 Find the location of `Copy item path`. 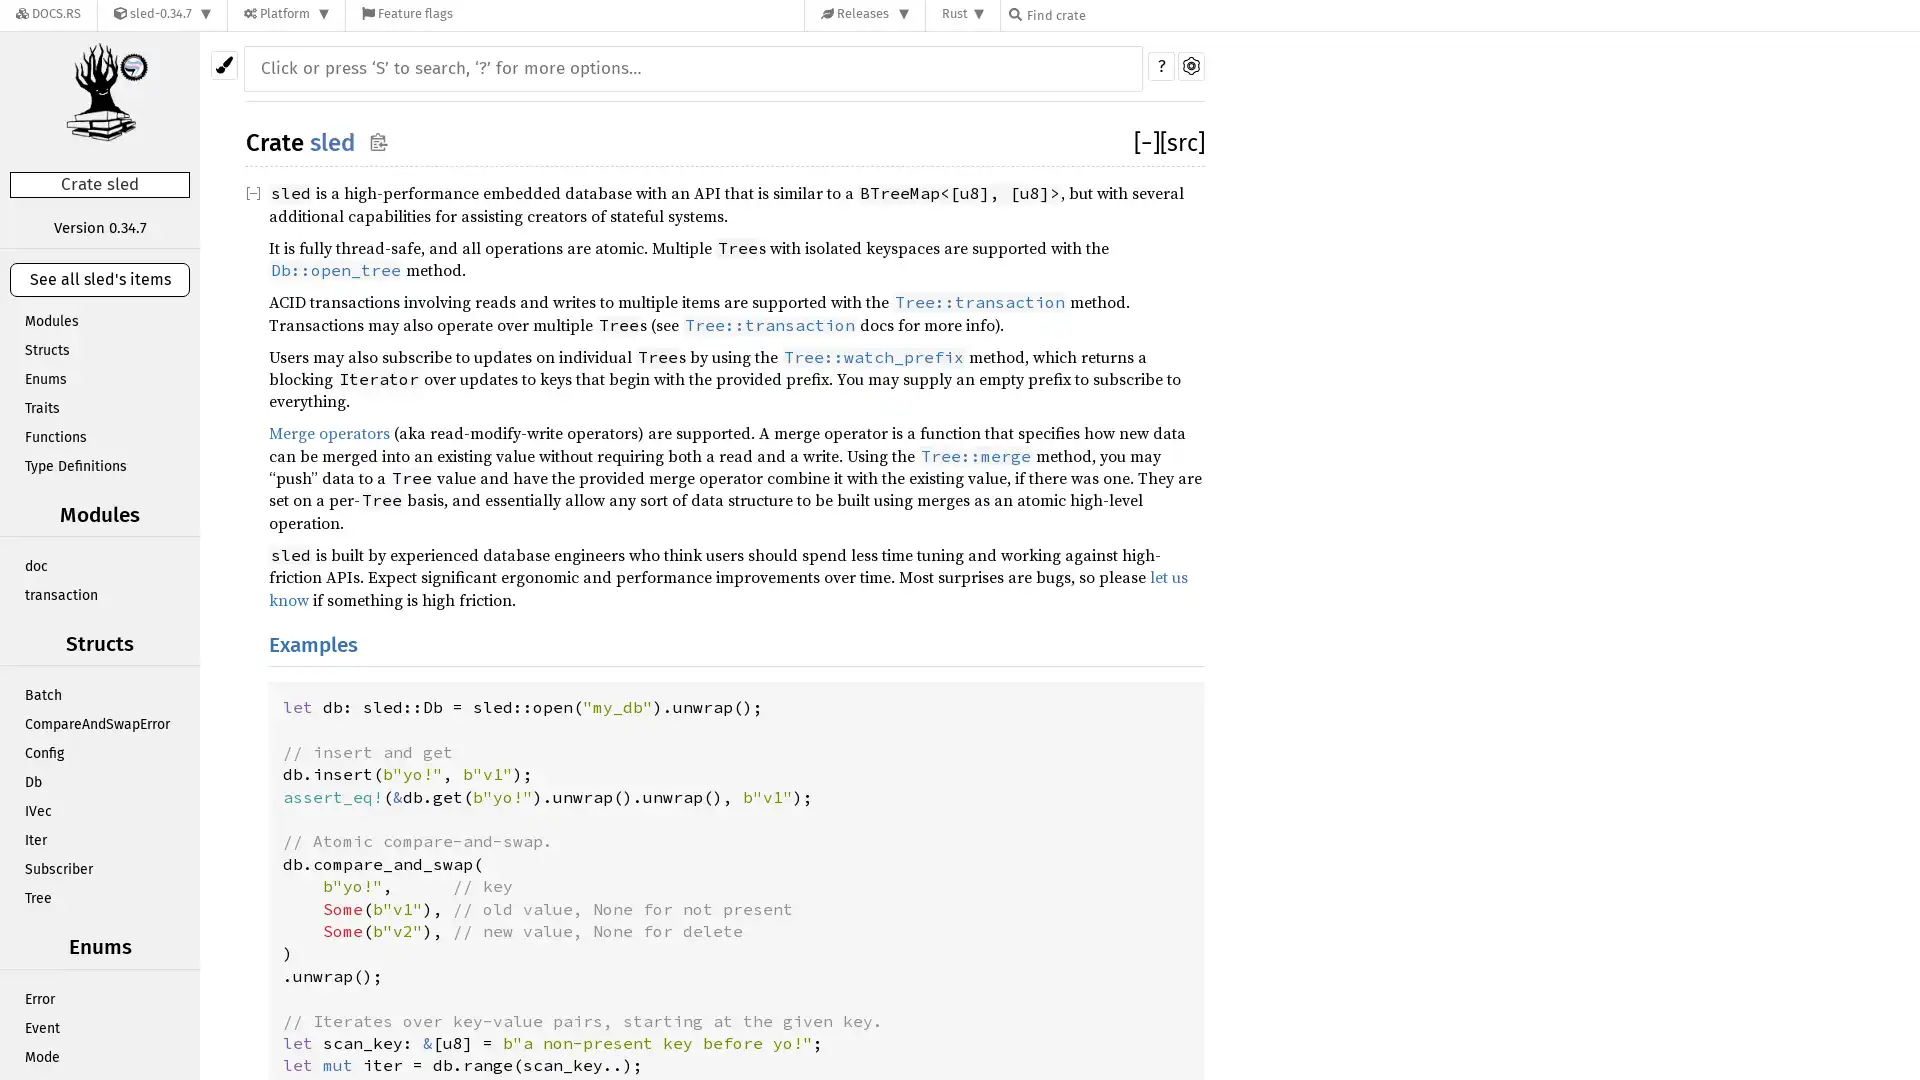

Copy item path is located at coordinates (378, 139).